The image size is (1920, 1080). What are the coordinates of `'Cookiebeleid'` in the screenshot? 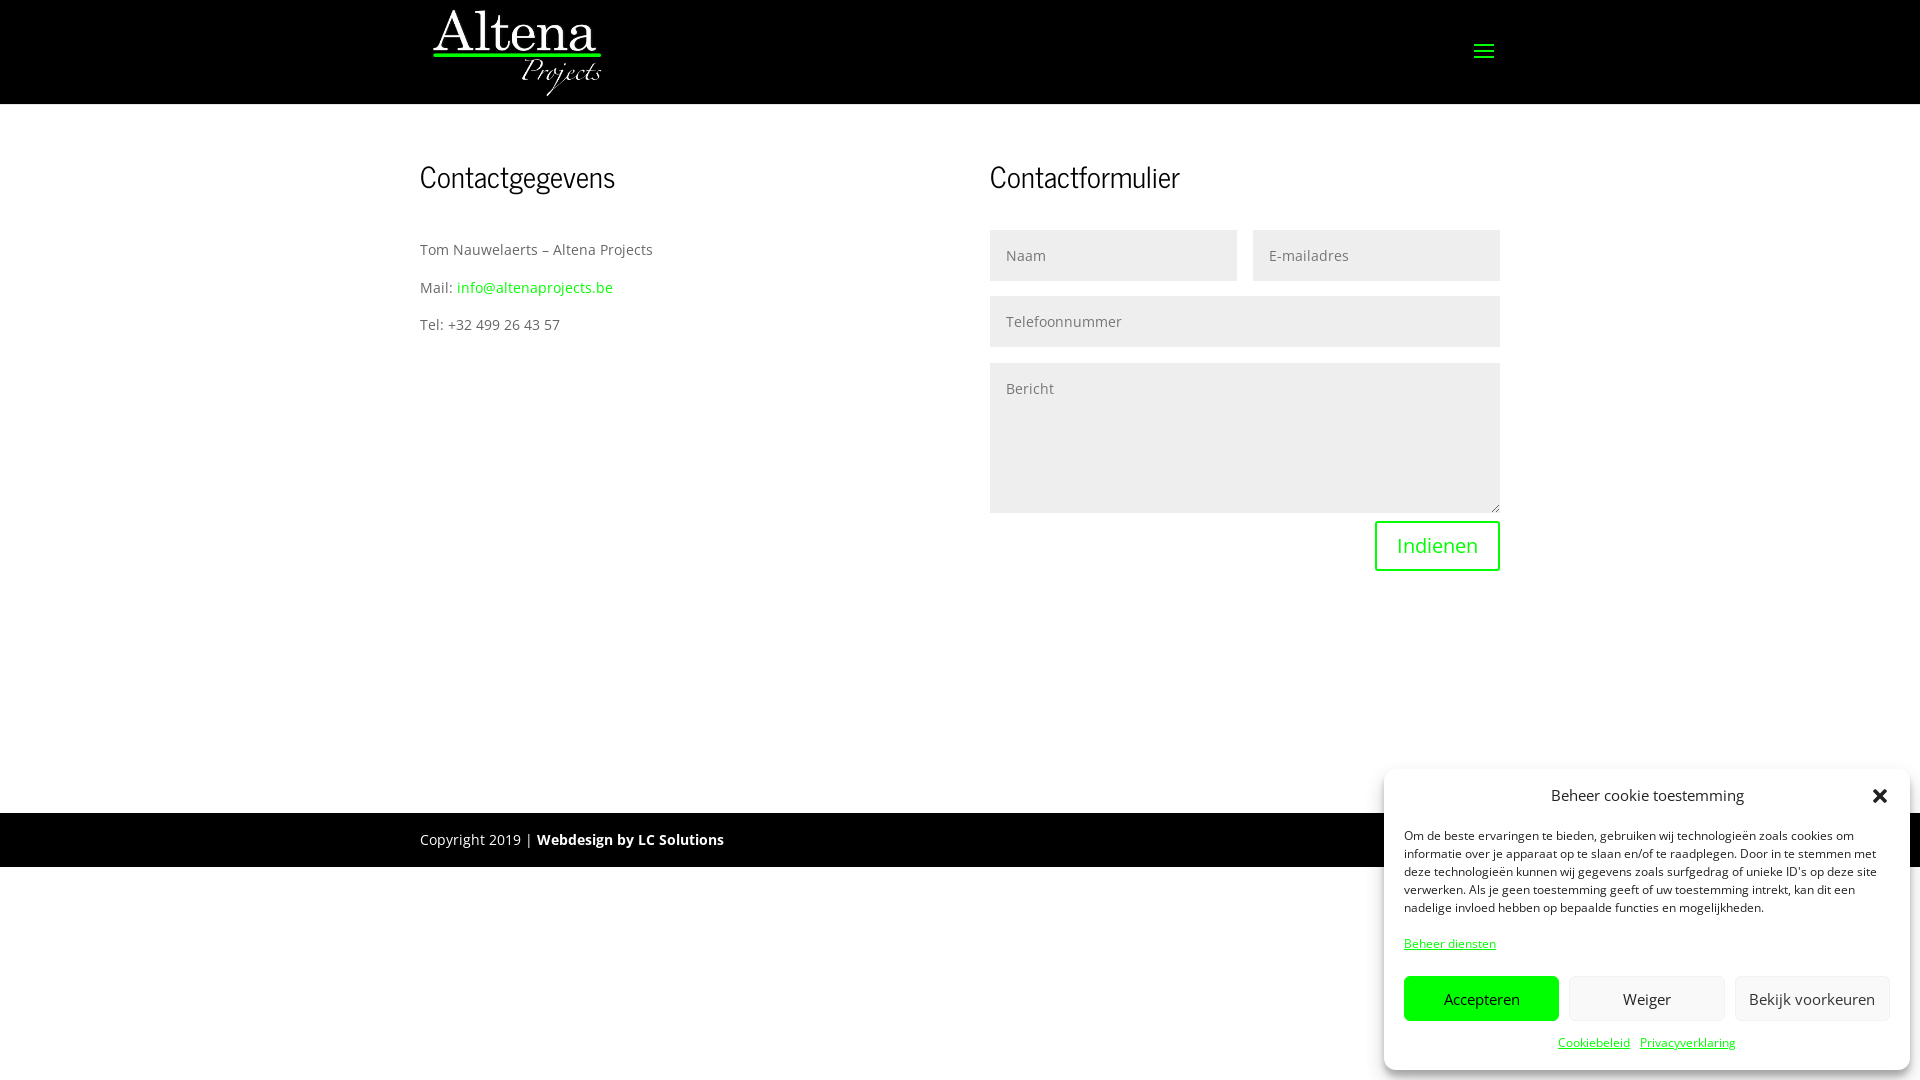 It's located at (1592, 1041).